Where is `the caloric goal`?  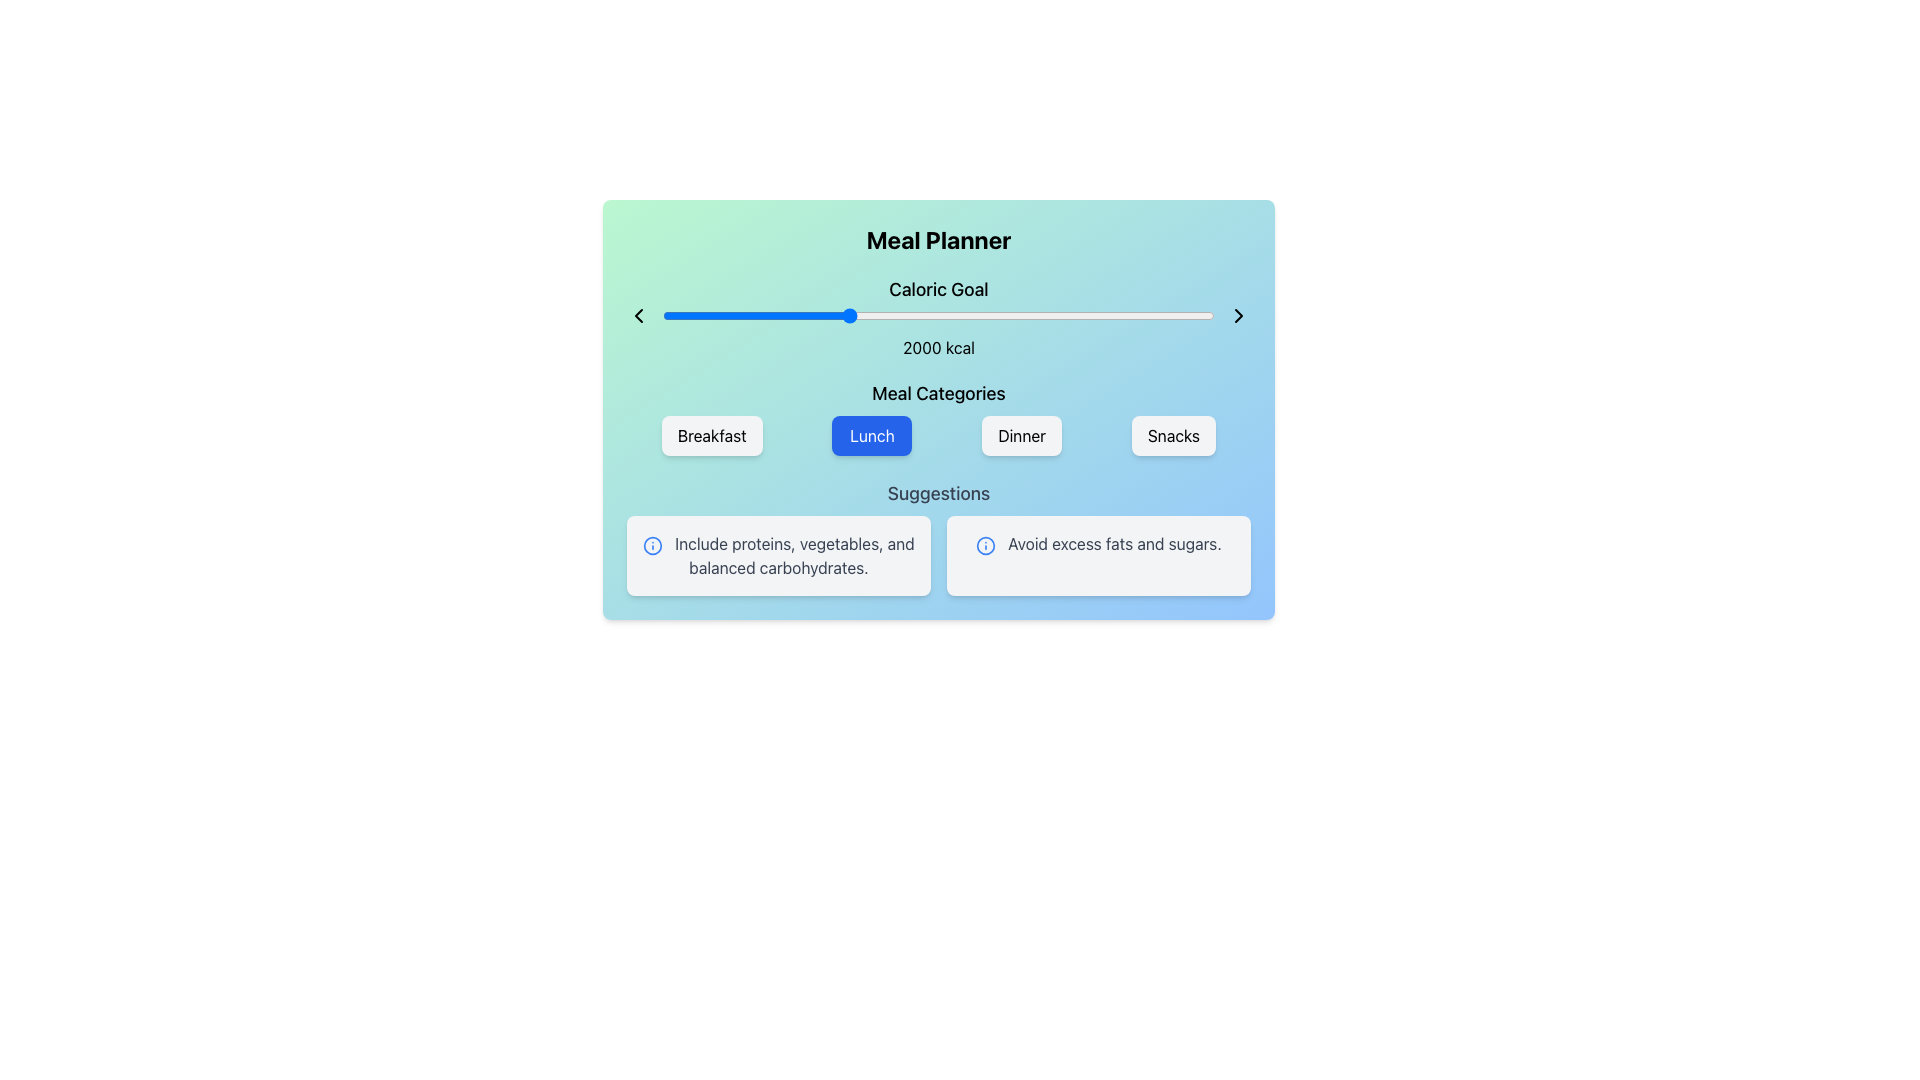
the caloric goal is located at coordinates (1172, 315).